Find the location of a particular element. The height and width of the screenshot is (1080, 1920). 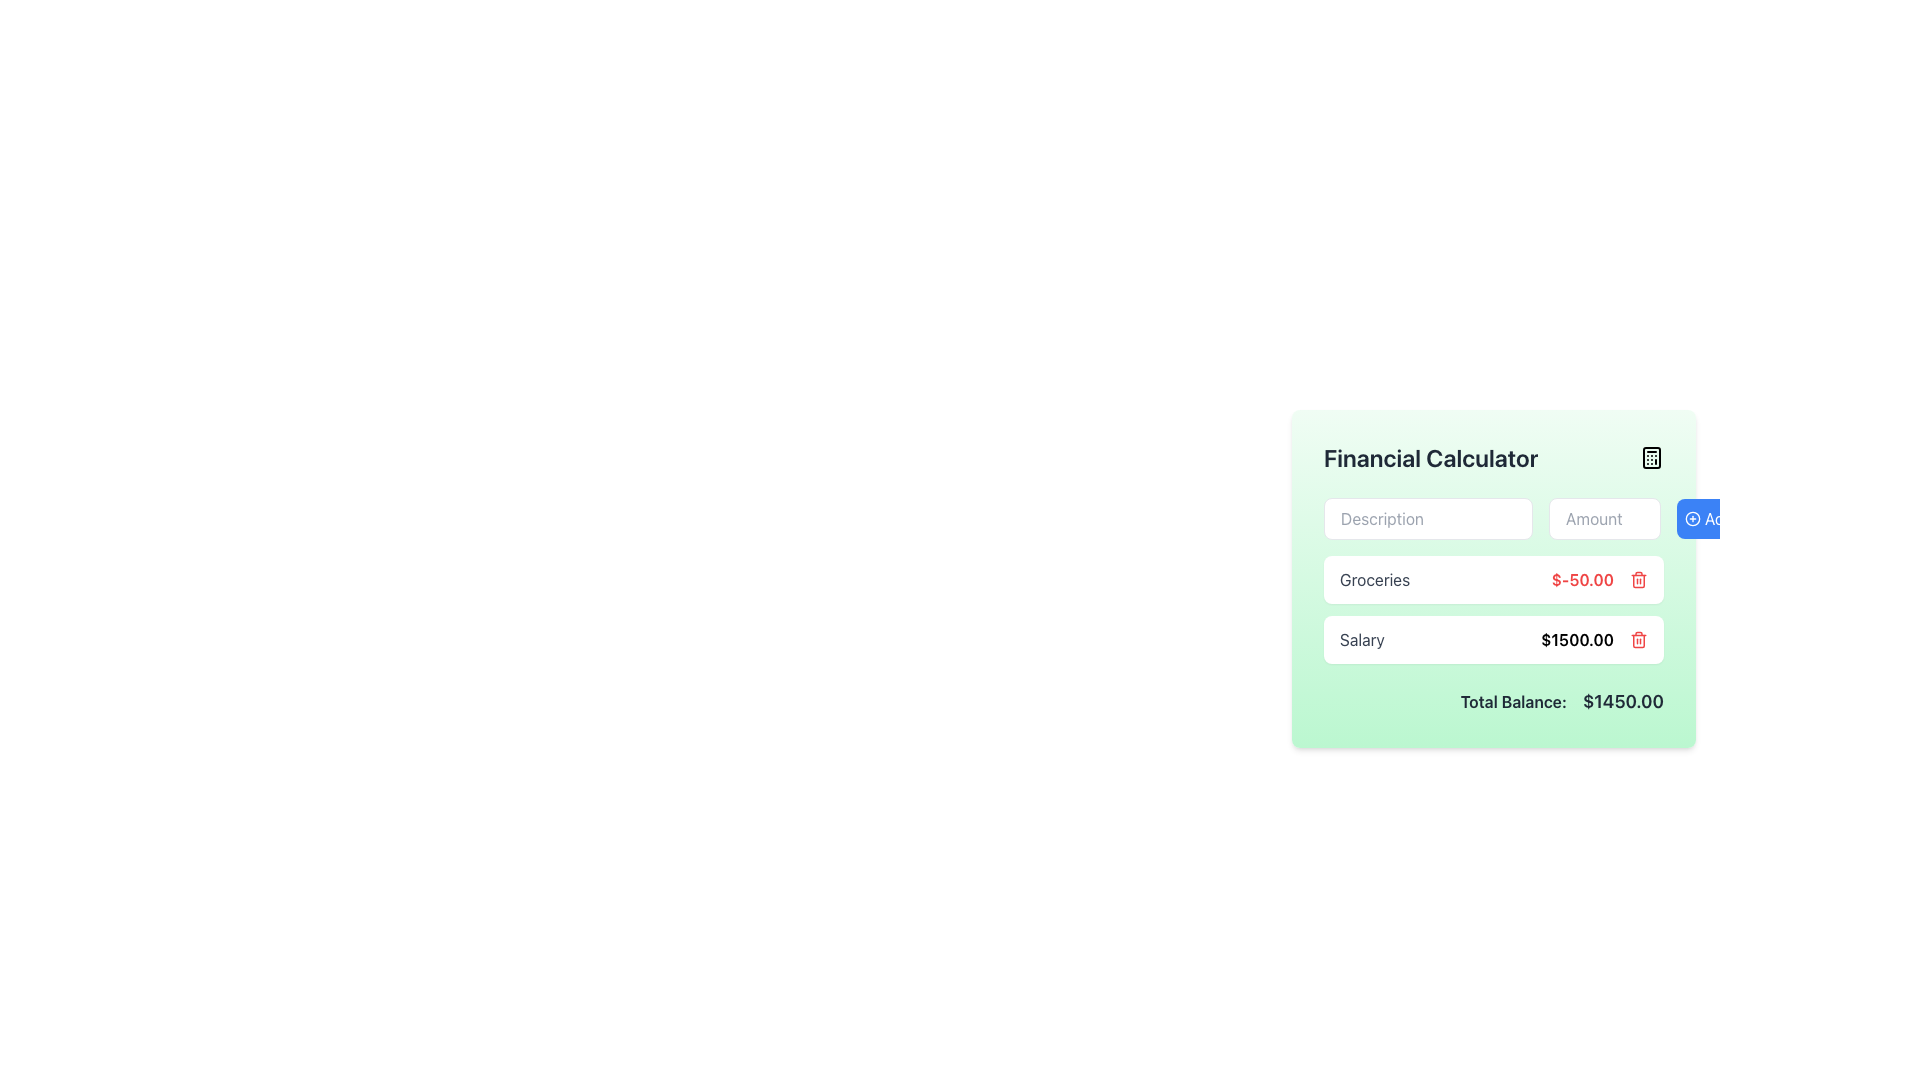

the button located at the rightmost end of a horizontal row in the financial calculator interface is located at coordinates (1708, 518).